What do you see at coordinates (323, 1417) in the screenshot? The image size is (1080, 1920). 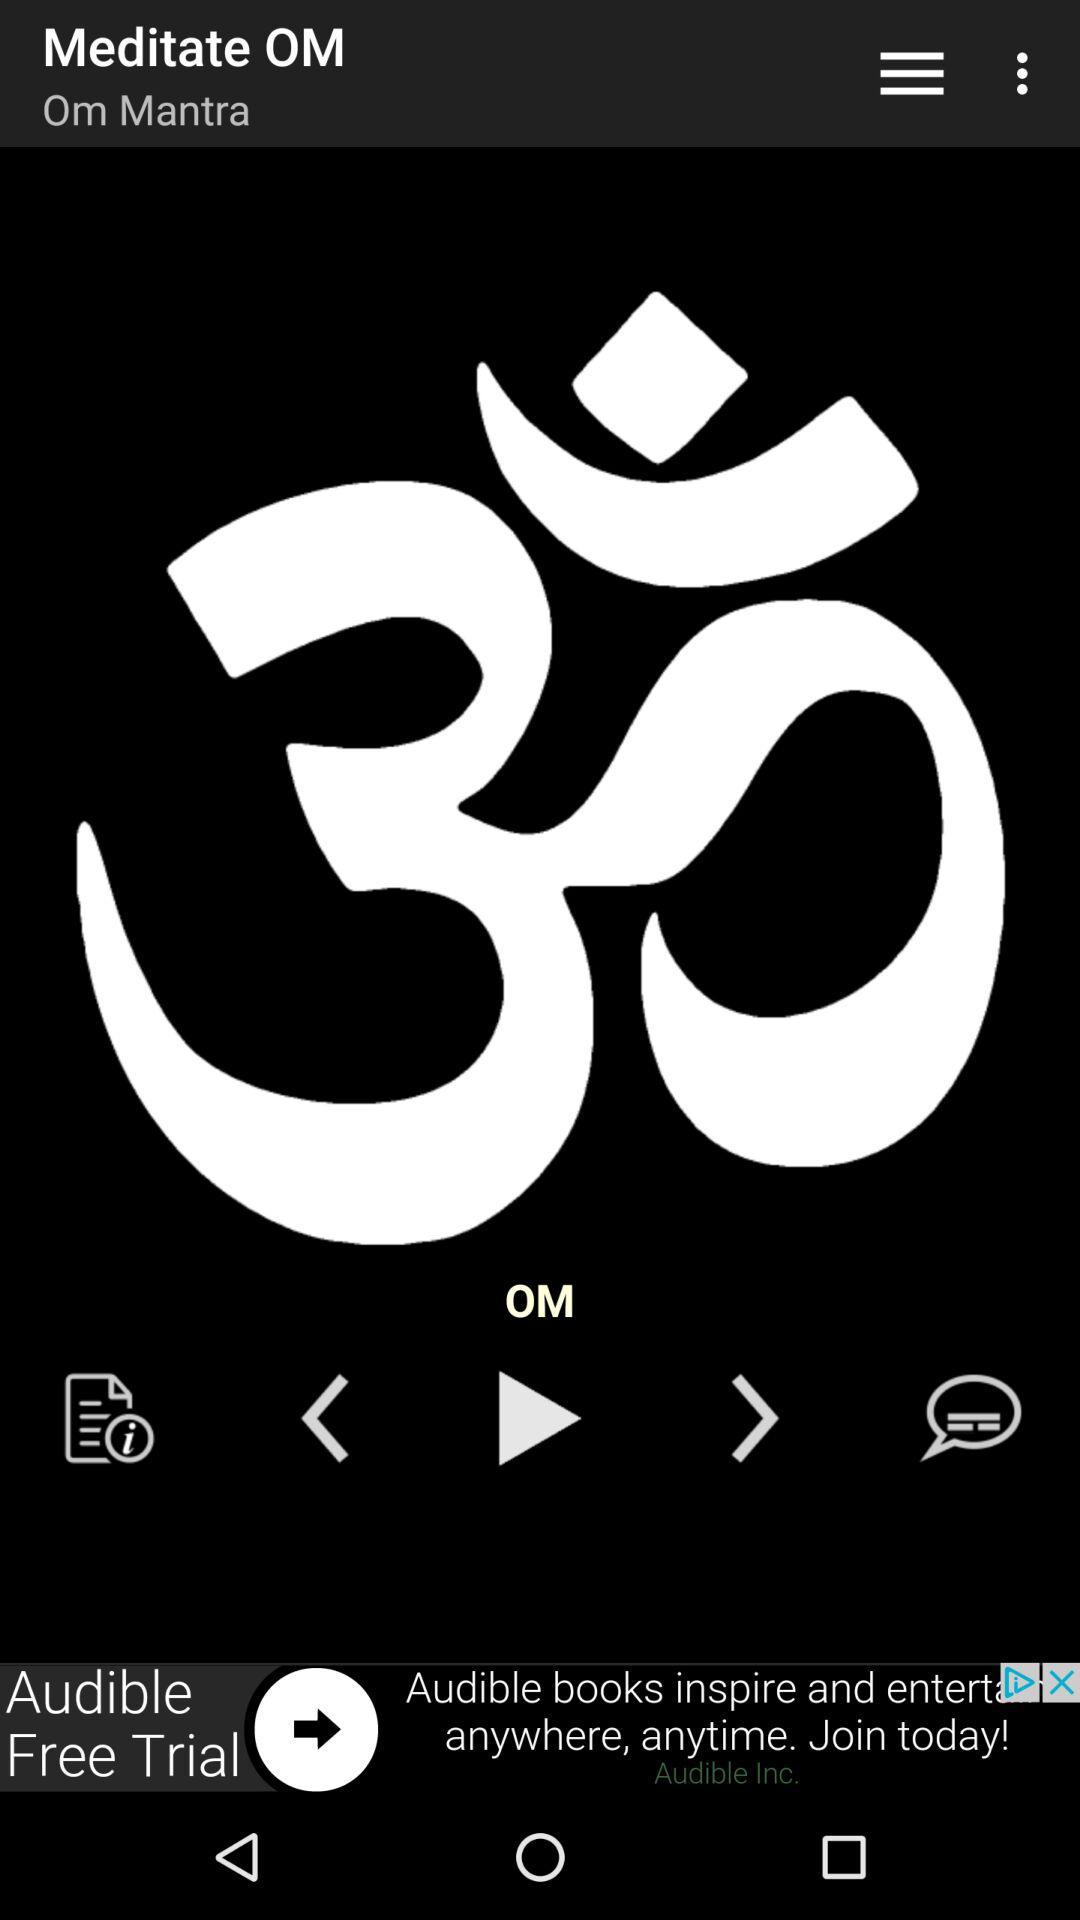 I see `back the option` at bounding box center [323, 1417].